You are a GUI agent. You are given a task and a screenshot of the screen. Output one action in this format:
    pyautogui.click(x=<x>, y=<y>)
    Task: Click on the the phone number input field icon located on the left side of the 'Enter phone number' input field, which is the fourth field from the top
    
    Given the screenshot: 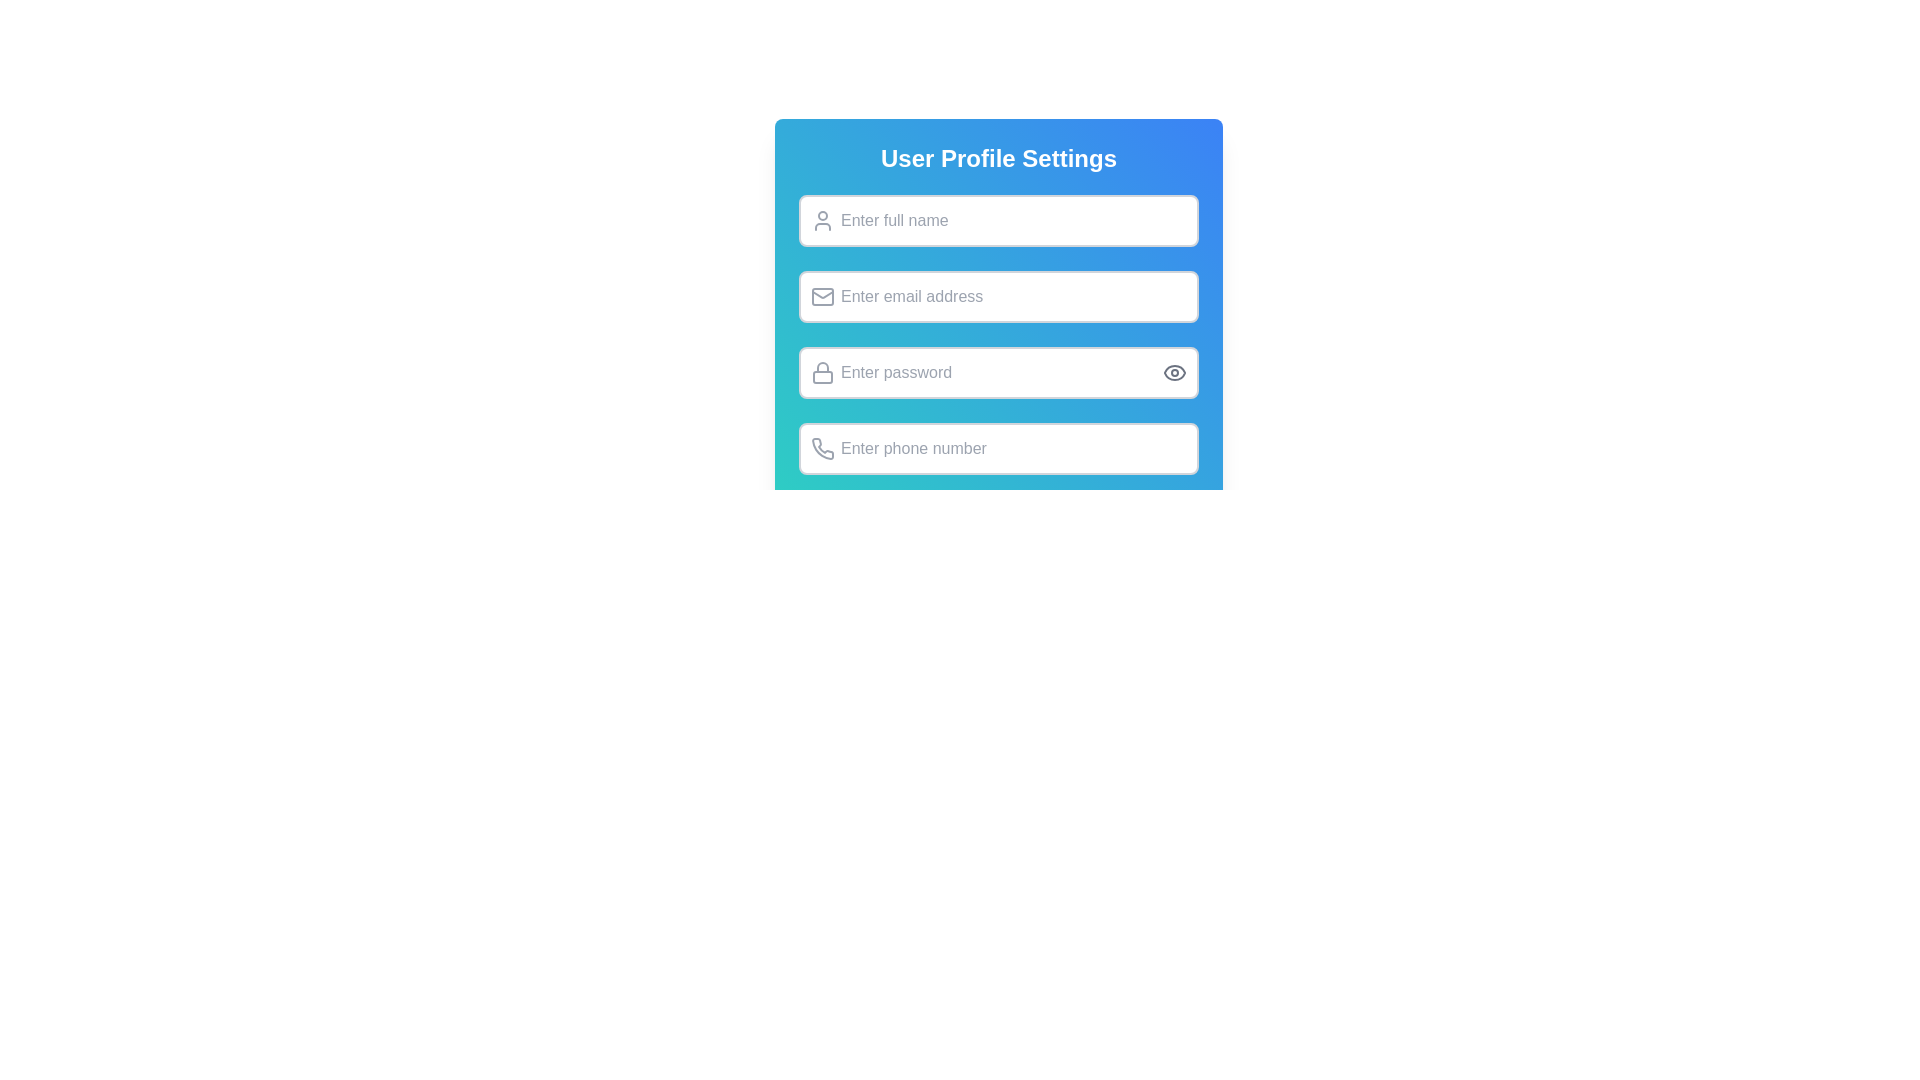 What is the action you would take?
    pyautogui.click(x=823, y=447)
    